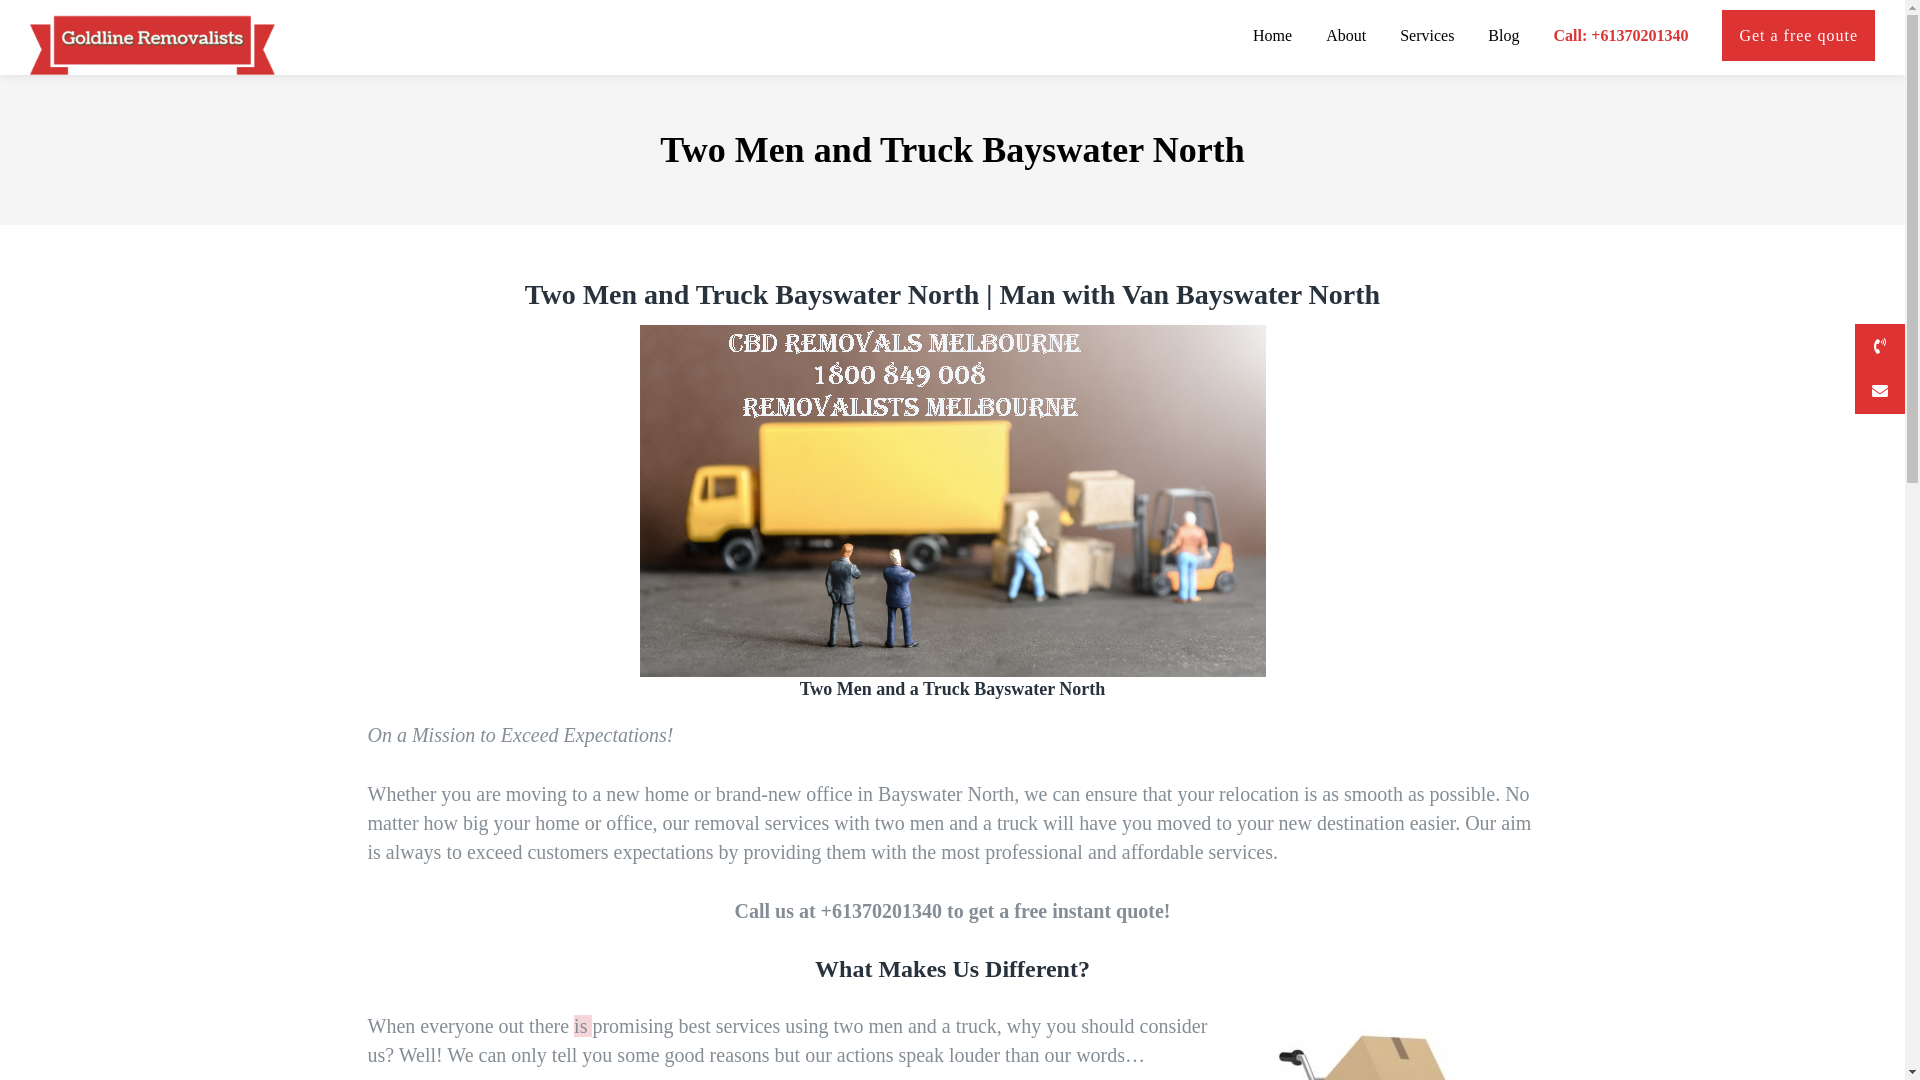 Image resolution: width=1920 pixels, height=1080 pixels. I want to click on 'Get a free qoute', so click(1708, 37).